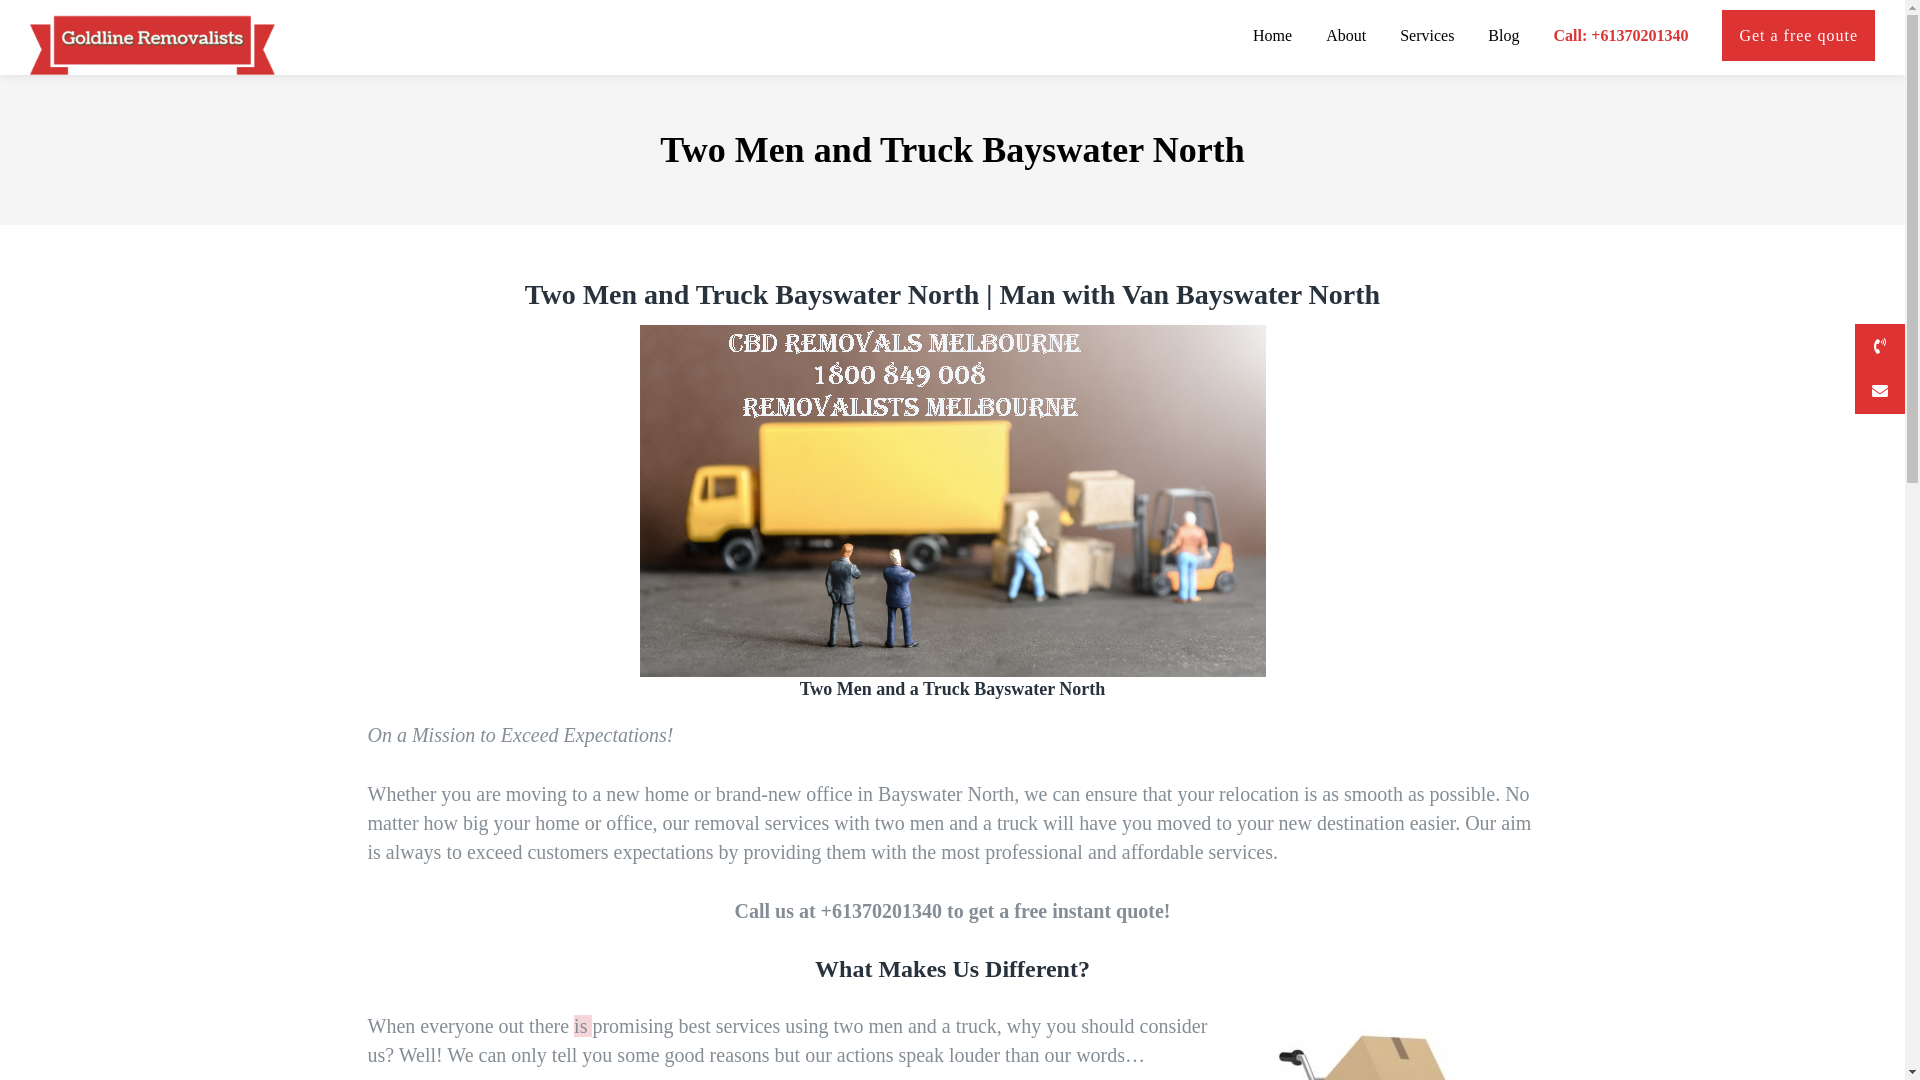 Image resolution: width=1920 pixels, height=1080 pixels. I want to click on 'Get a free qoute', so click(1708, 37).